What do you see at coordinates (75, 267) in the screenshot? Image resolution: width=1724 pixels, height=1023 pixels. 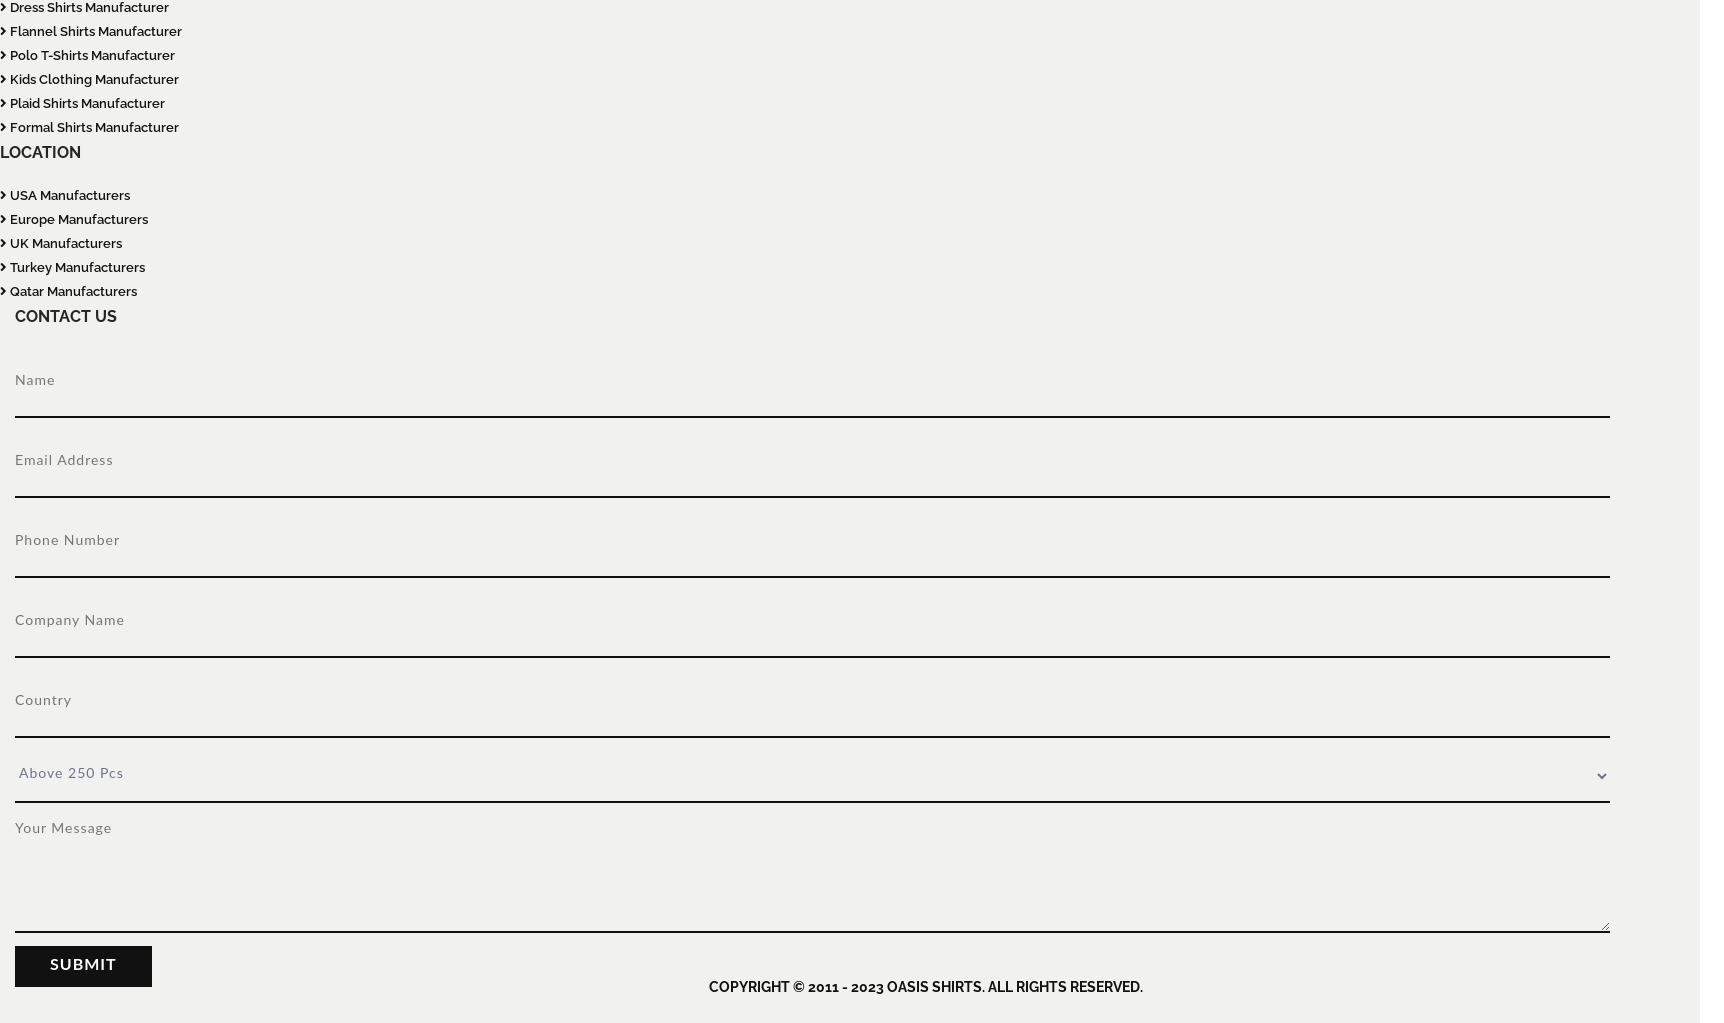 I see `'Turkey Manufacturers'` at bounding box center [75, 267].